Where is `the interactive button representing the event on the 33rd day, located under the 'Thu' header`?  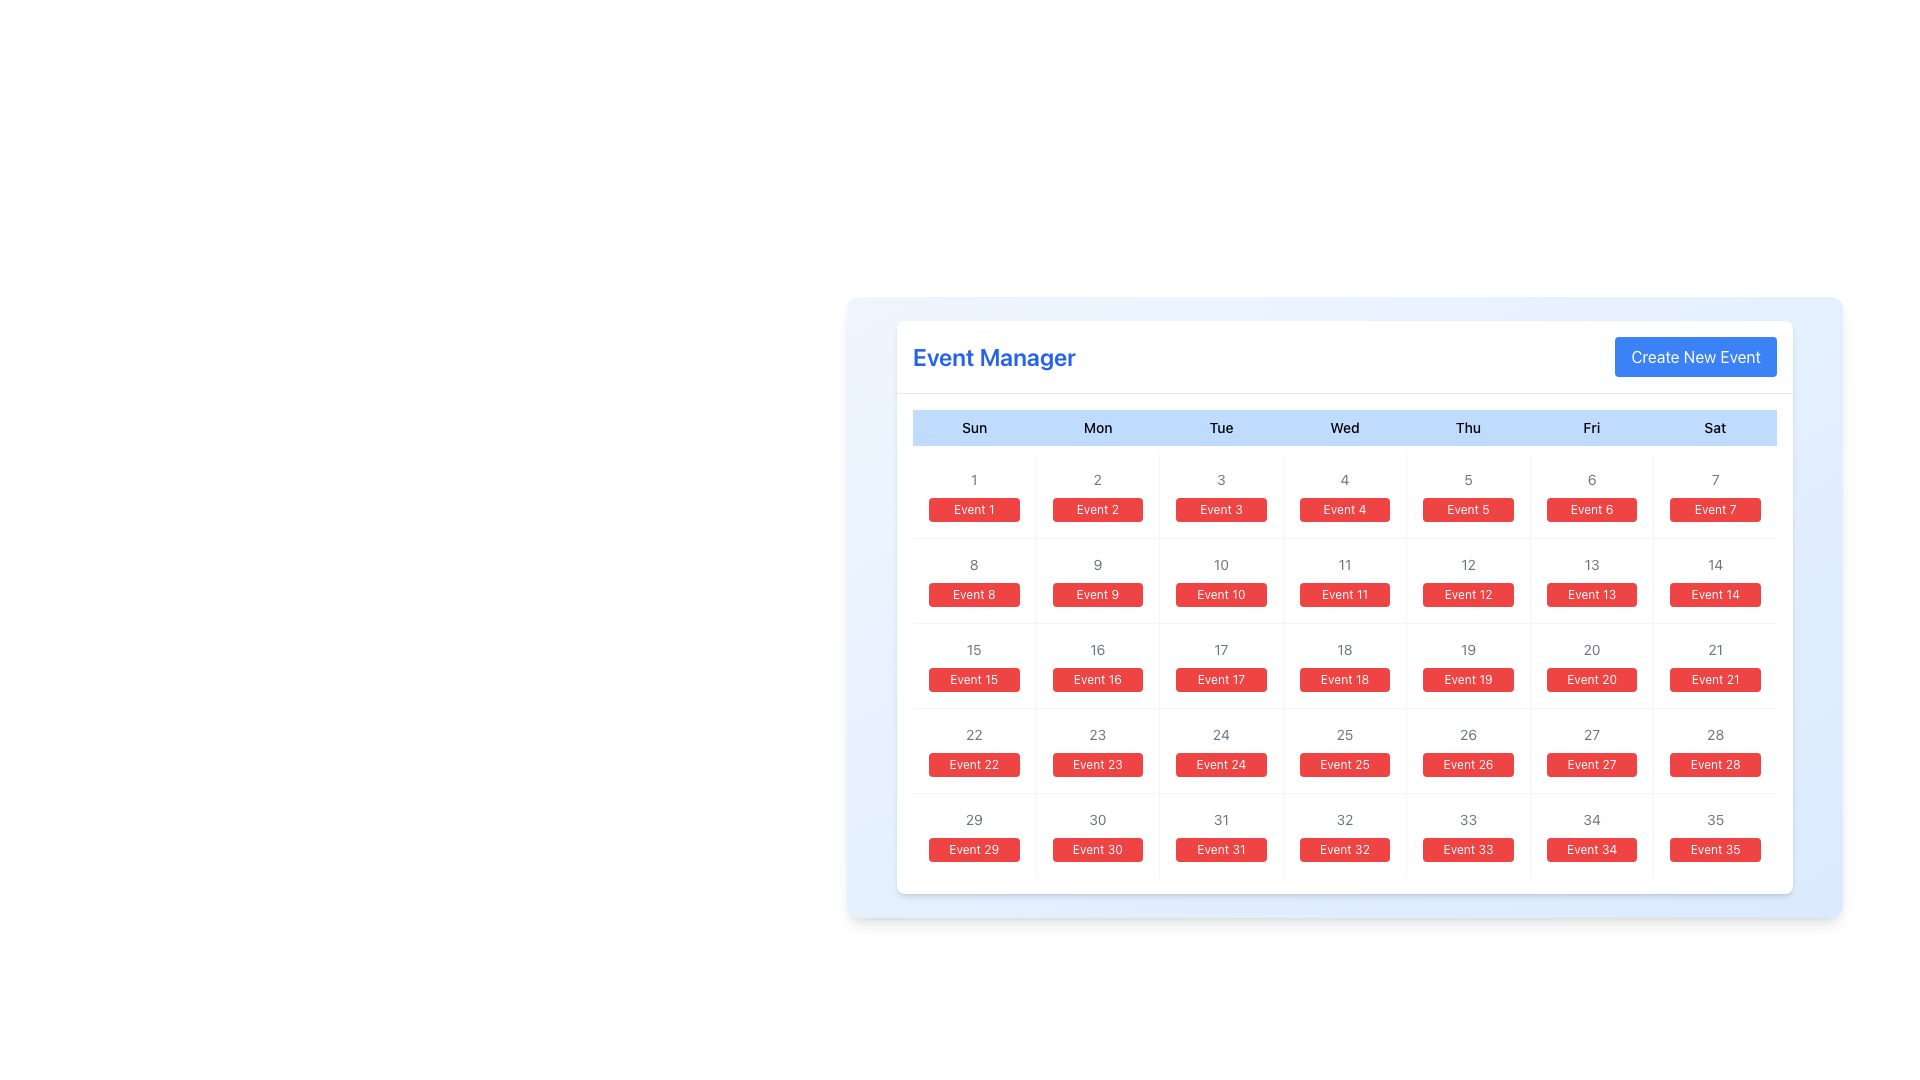
the interactive button representing the event on the 33rd day, located under the 'Thu' header is located at coordinates (1468, 836).